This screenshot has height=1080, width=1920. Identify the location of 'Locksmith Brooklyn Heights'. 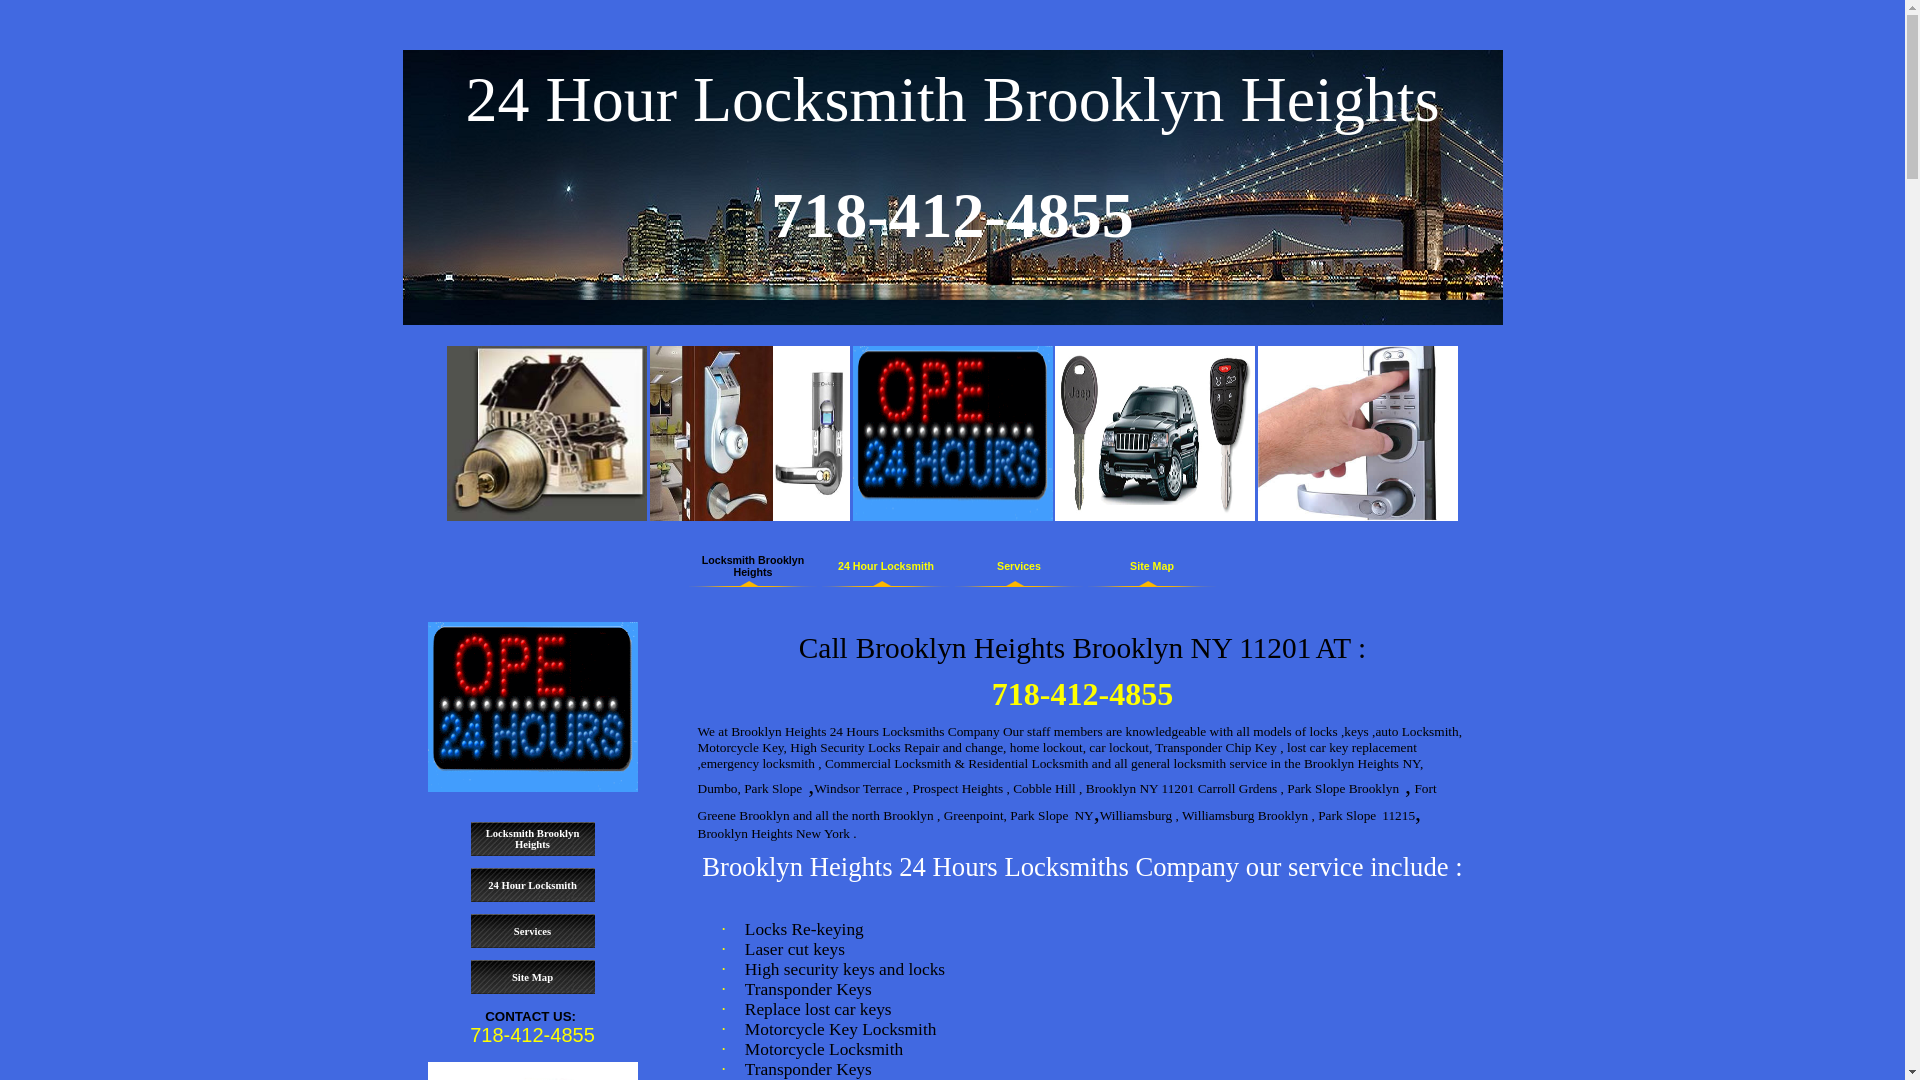
(469, 839).